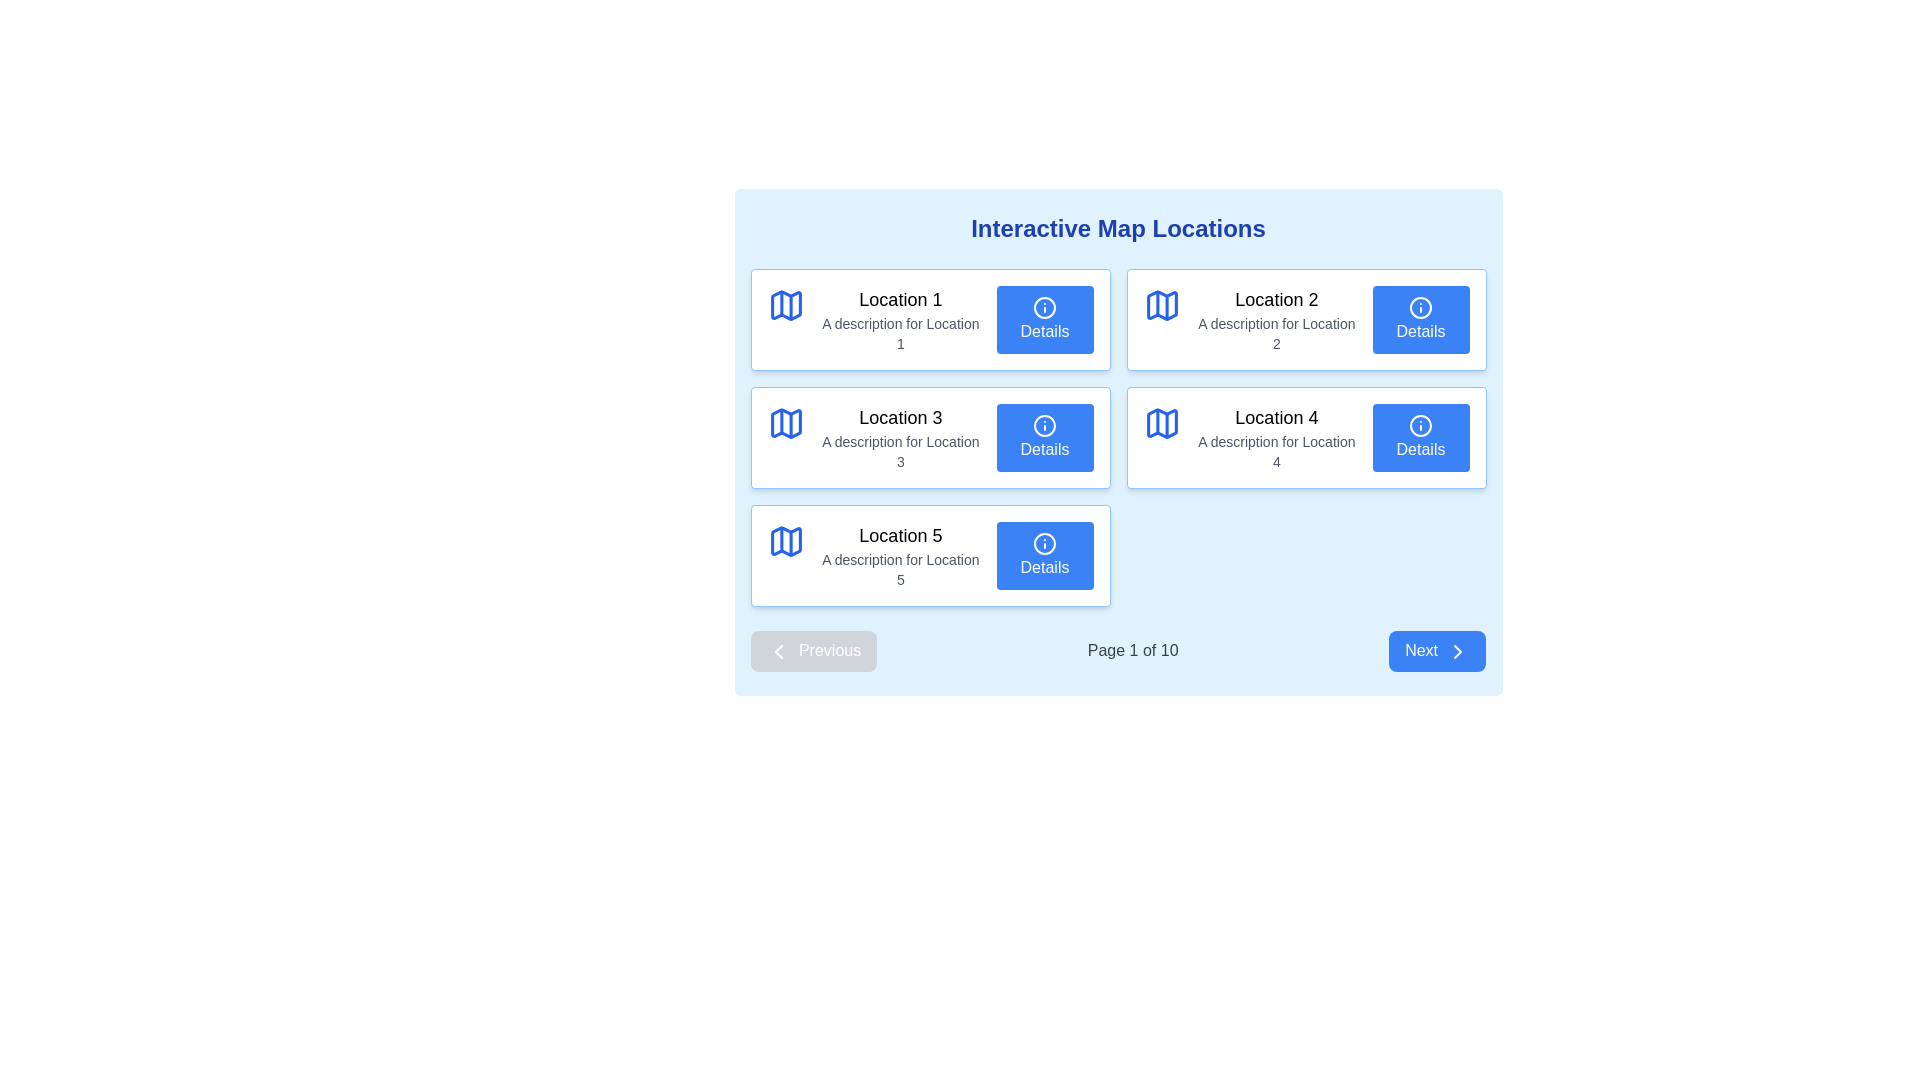  Describe the element at coordinates (1044, 308) in the screenshot. I see `the design of the SVG Circle that serves as the enclosing circle for the informational icon positioned to the right of the 'Details' button for 'Location 1'` at that location.